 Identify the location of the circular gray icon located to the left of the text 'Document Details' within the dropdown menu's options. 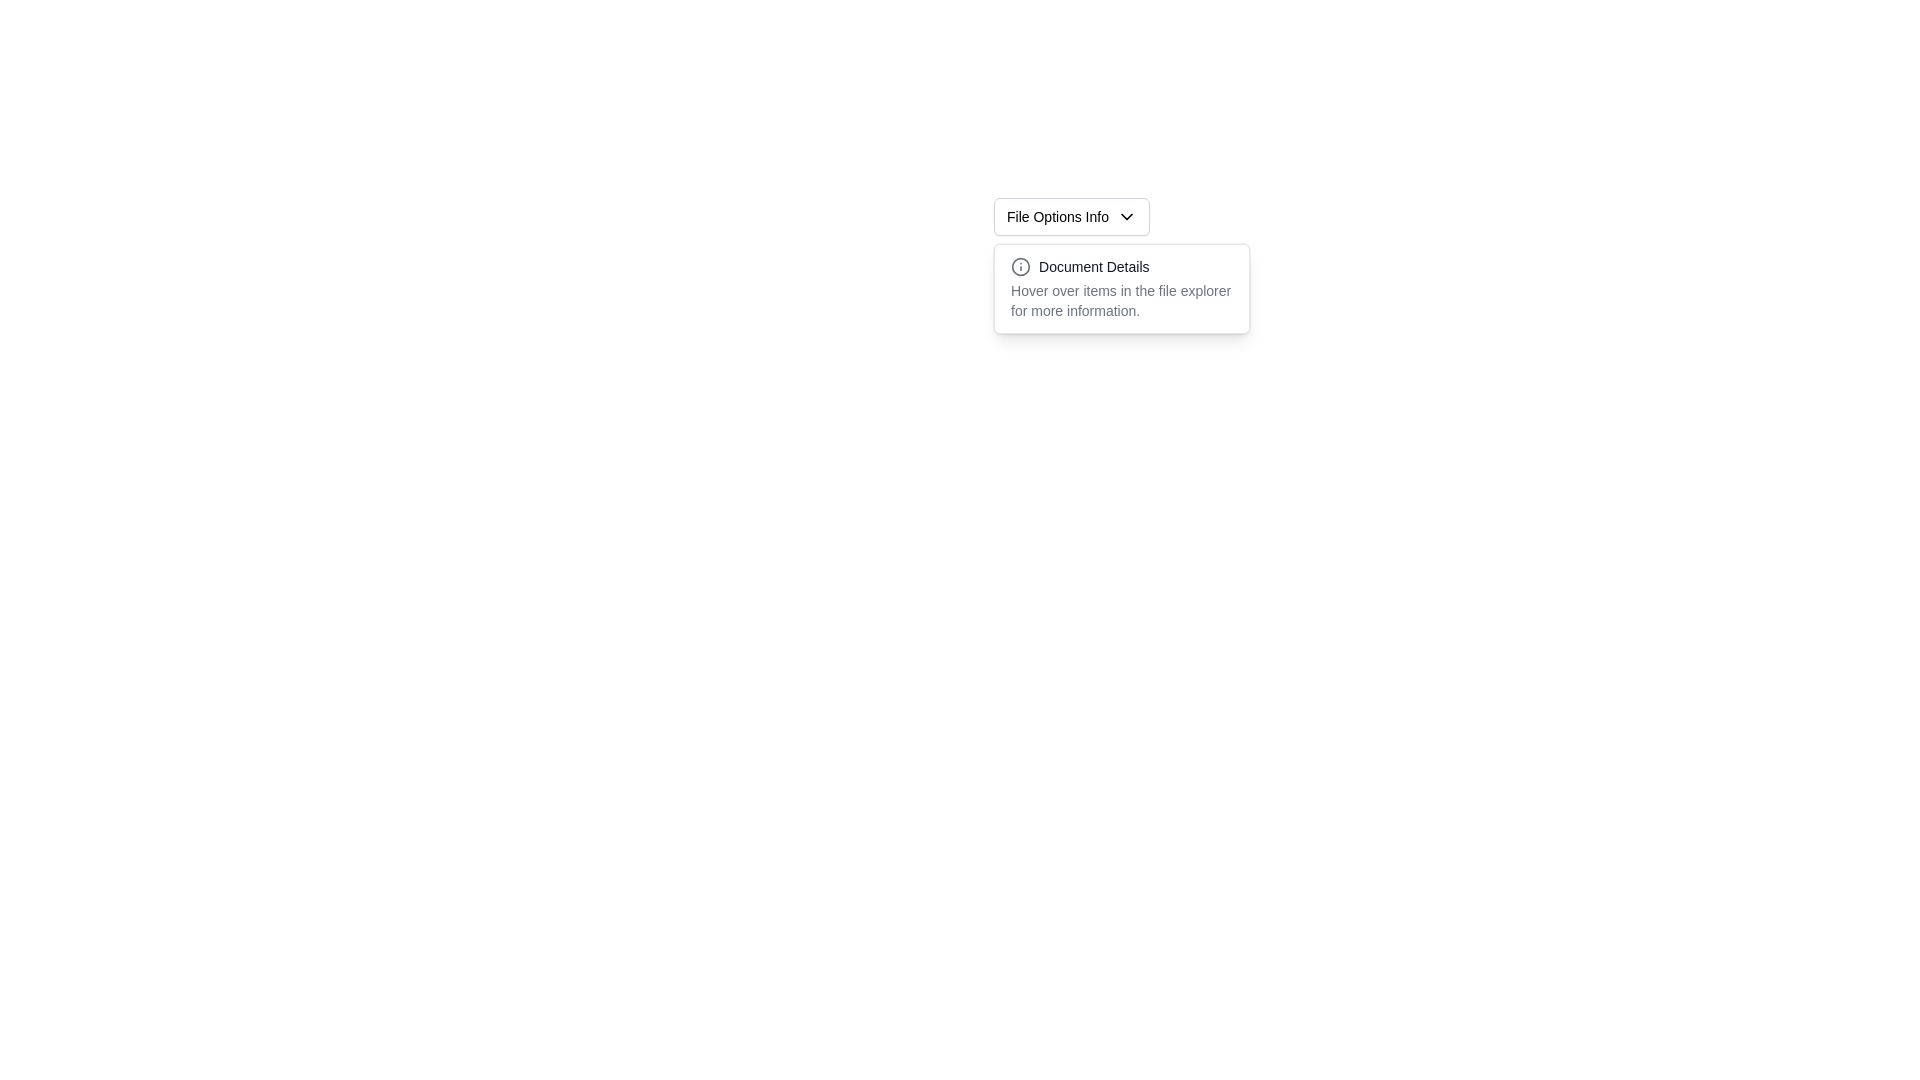
(1021, 265).